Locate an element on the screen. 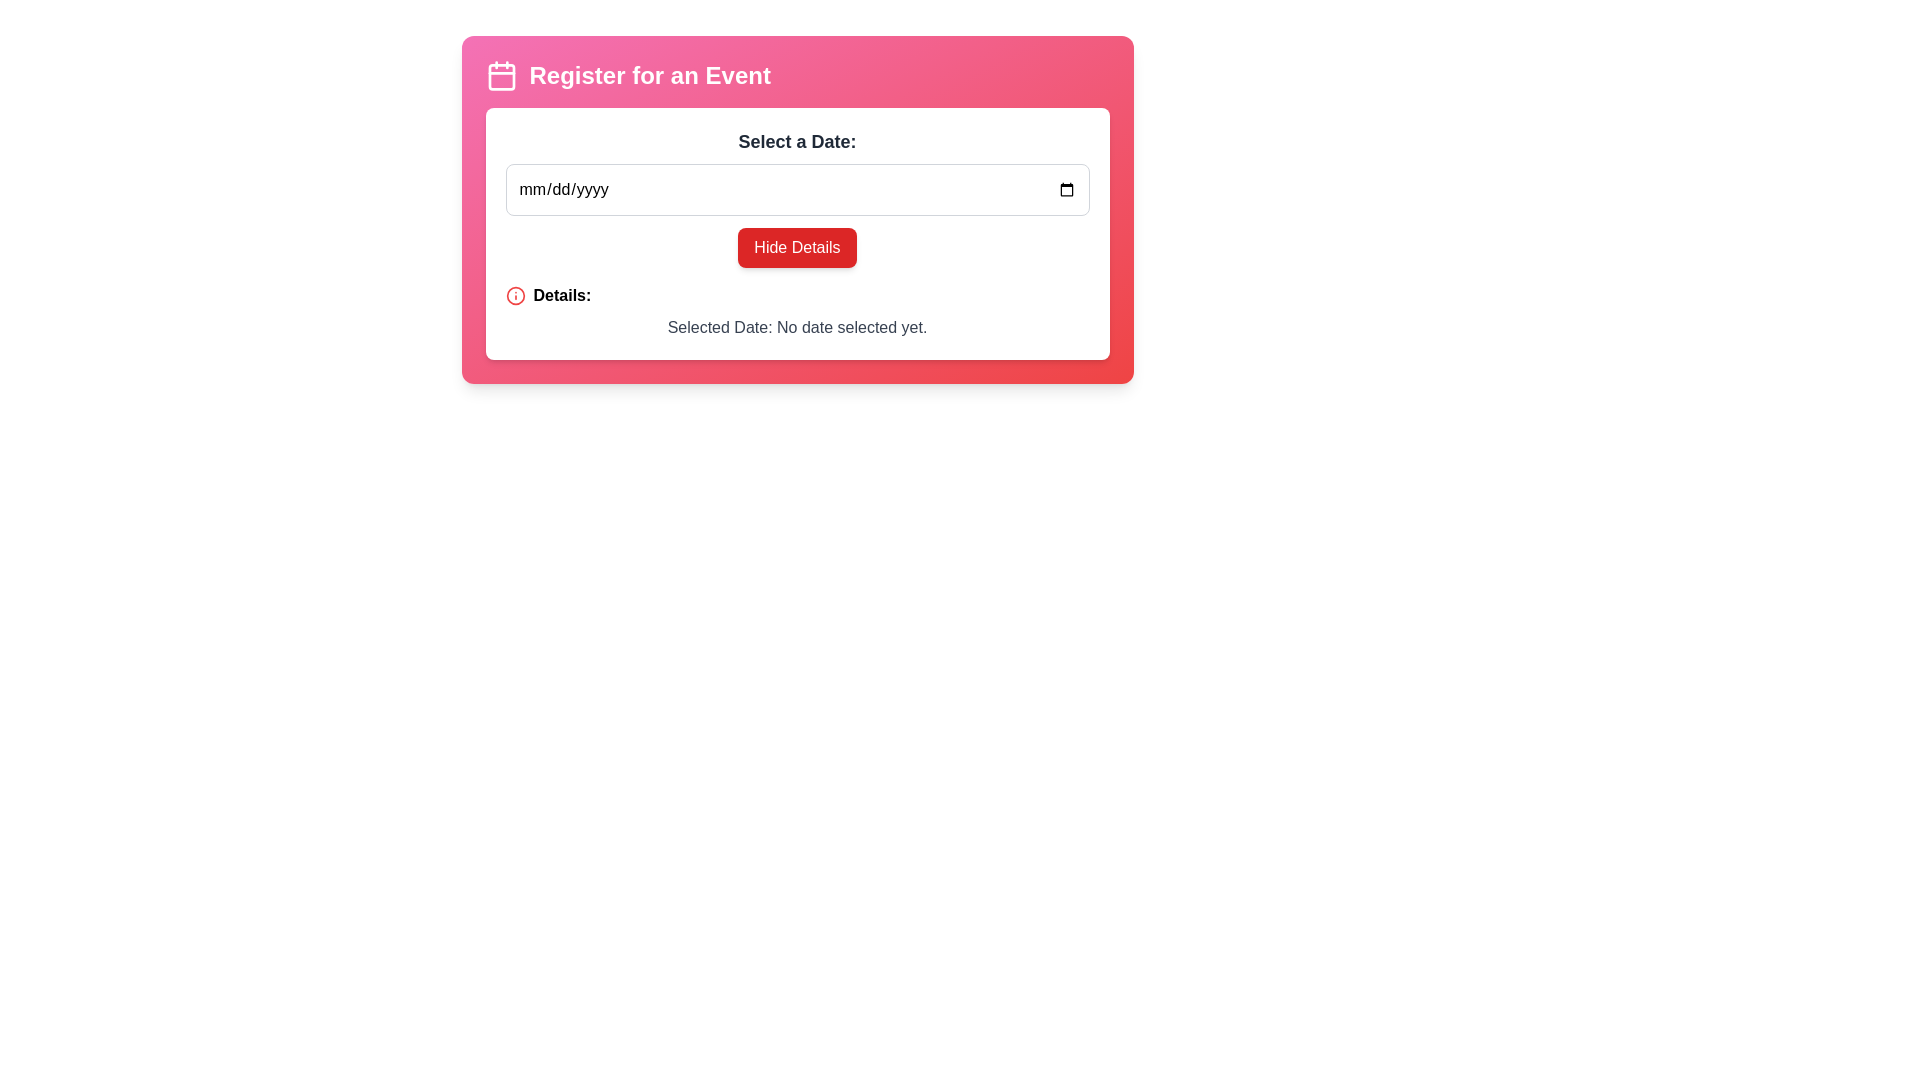 The image size is (1920, 1080). the Date Picker Input field located below the title text 'Select a Date:' and above the button labeled 'Hide Details' for keyboard navigation is located at coordinates (796, 189).